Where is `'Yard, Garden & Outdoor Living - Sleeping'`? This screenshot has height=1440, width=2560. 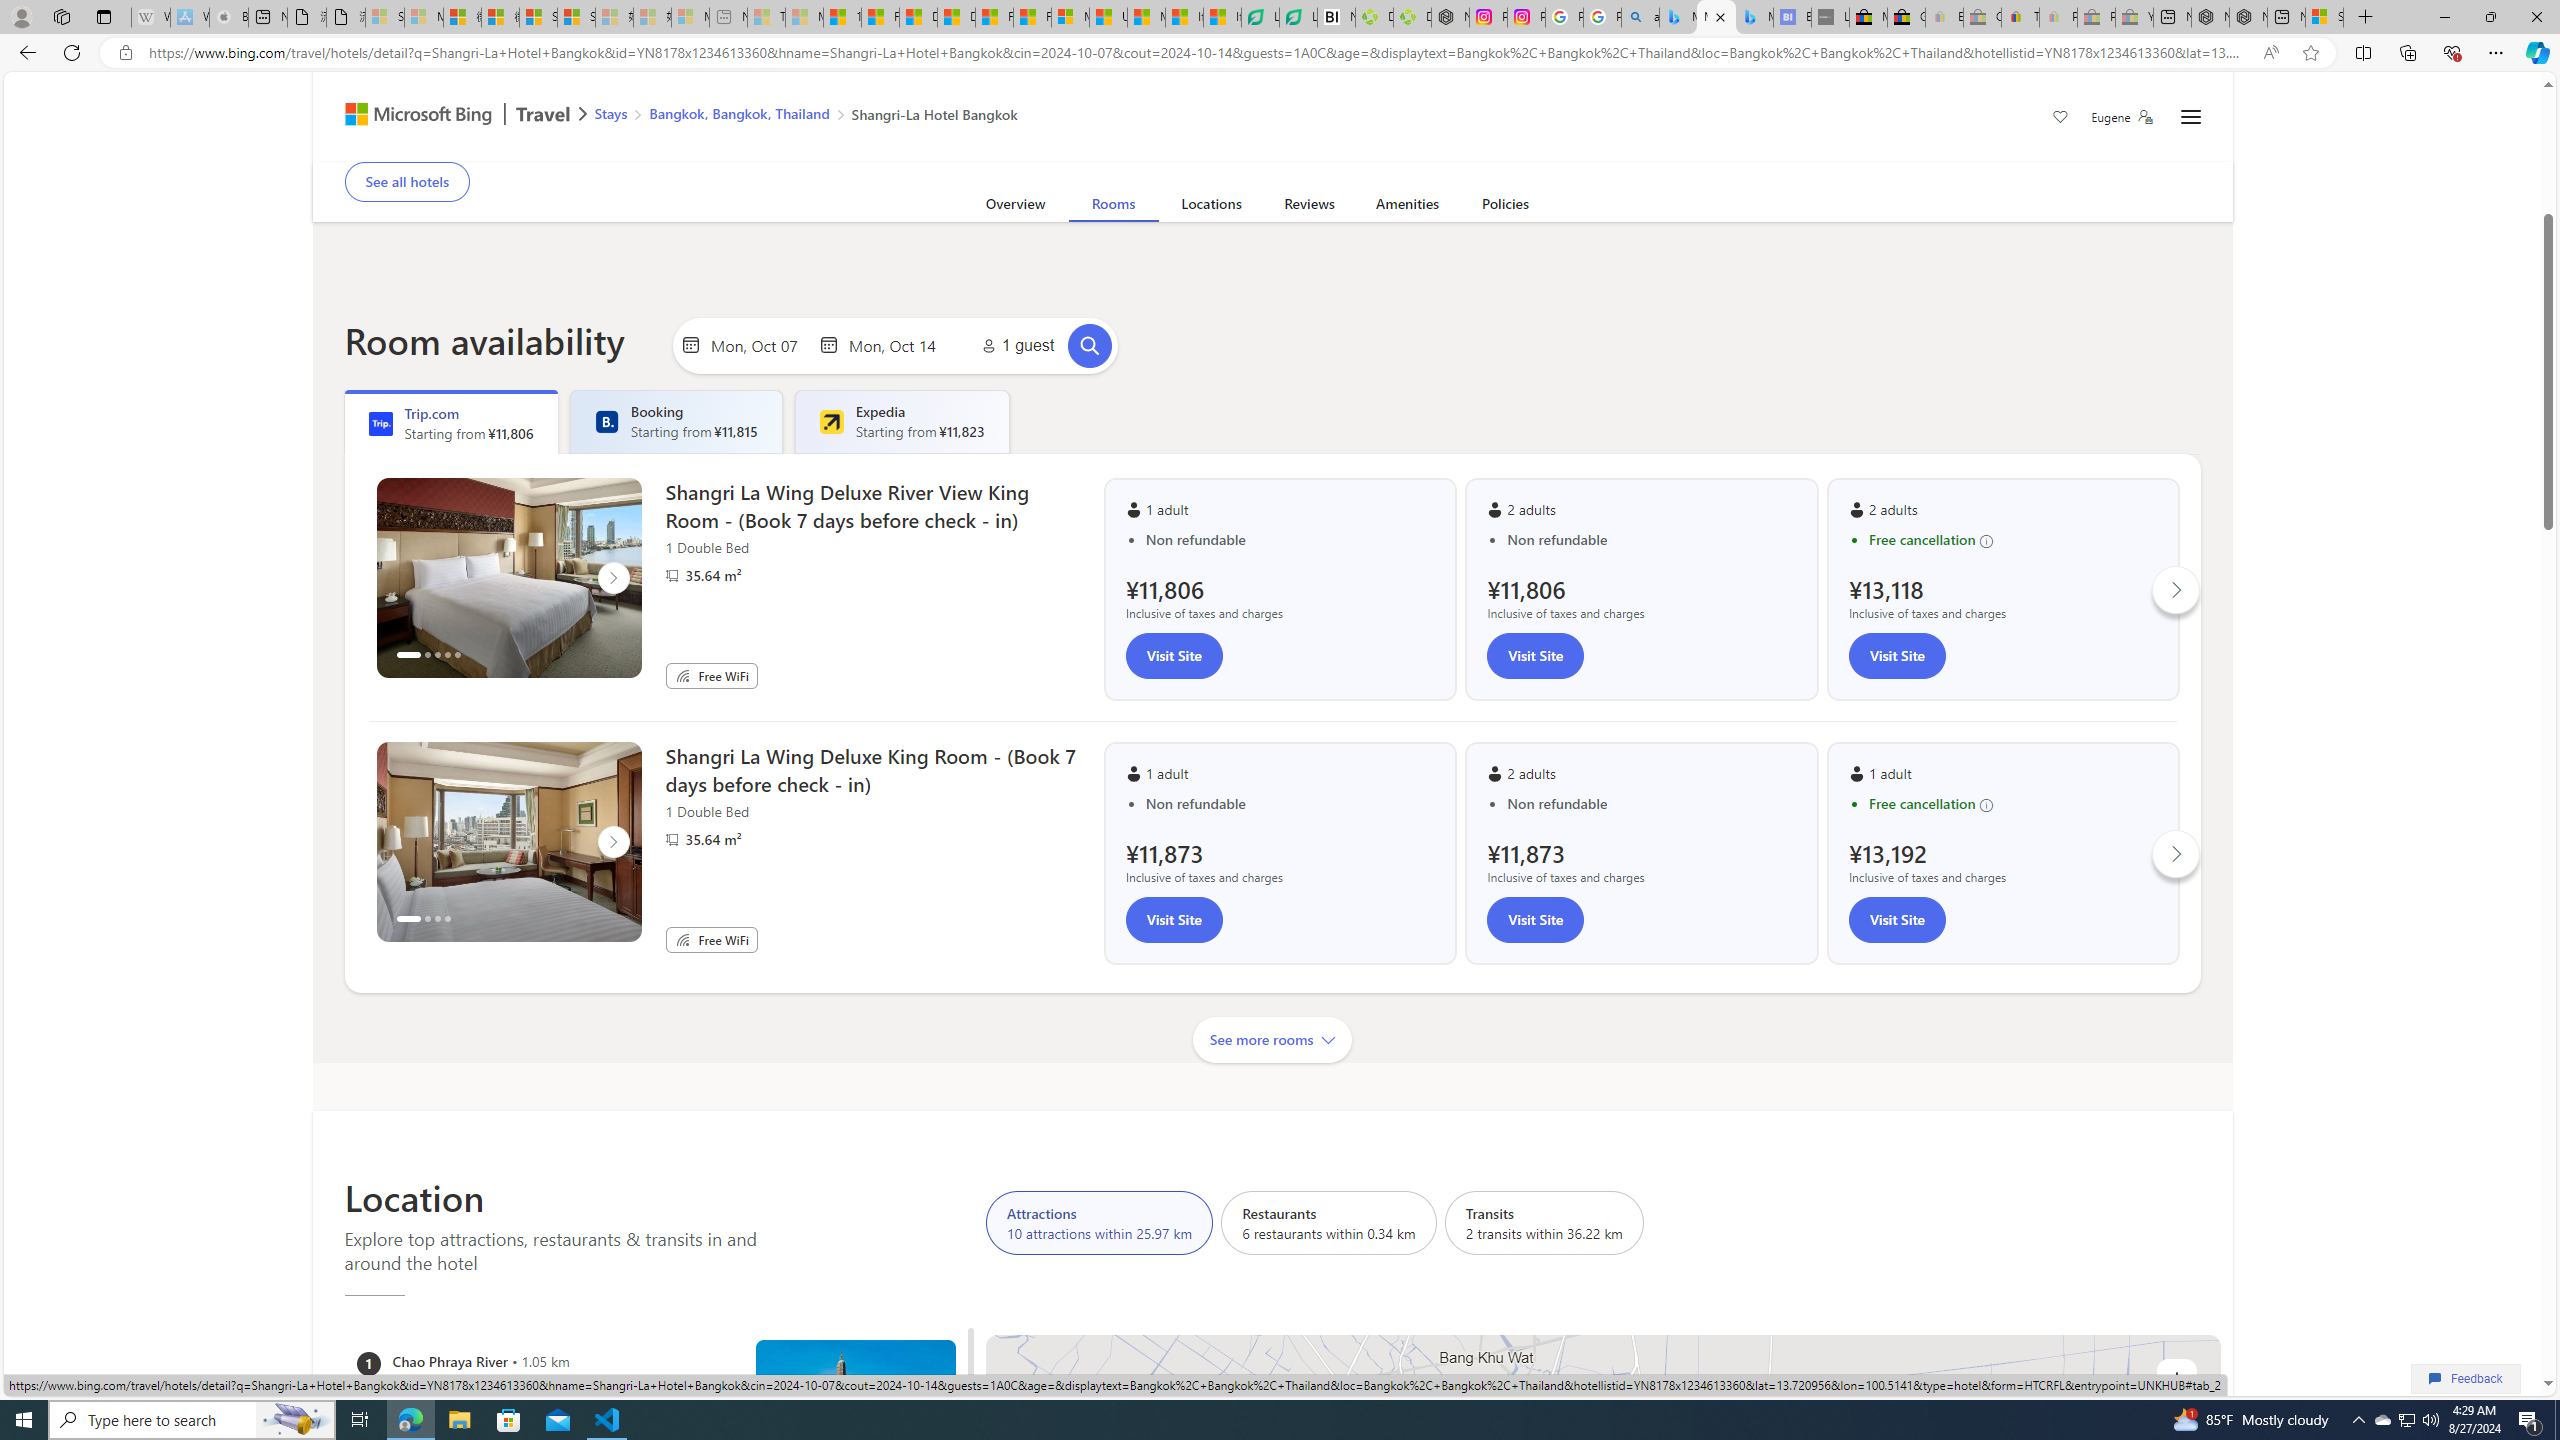 'Yard, Garden & Outdoor Living - Sleeping' is located at coordinates (2135, 16).